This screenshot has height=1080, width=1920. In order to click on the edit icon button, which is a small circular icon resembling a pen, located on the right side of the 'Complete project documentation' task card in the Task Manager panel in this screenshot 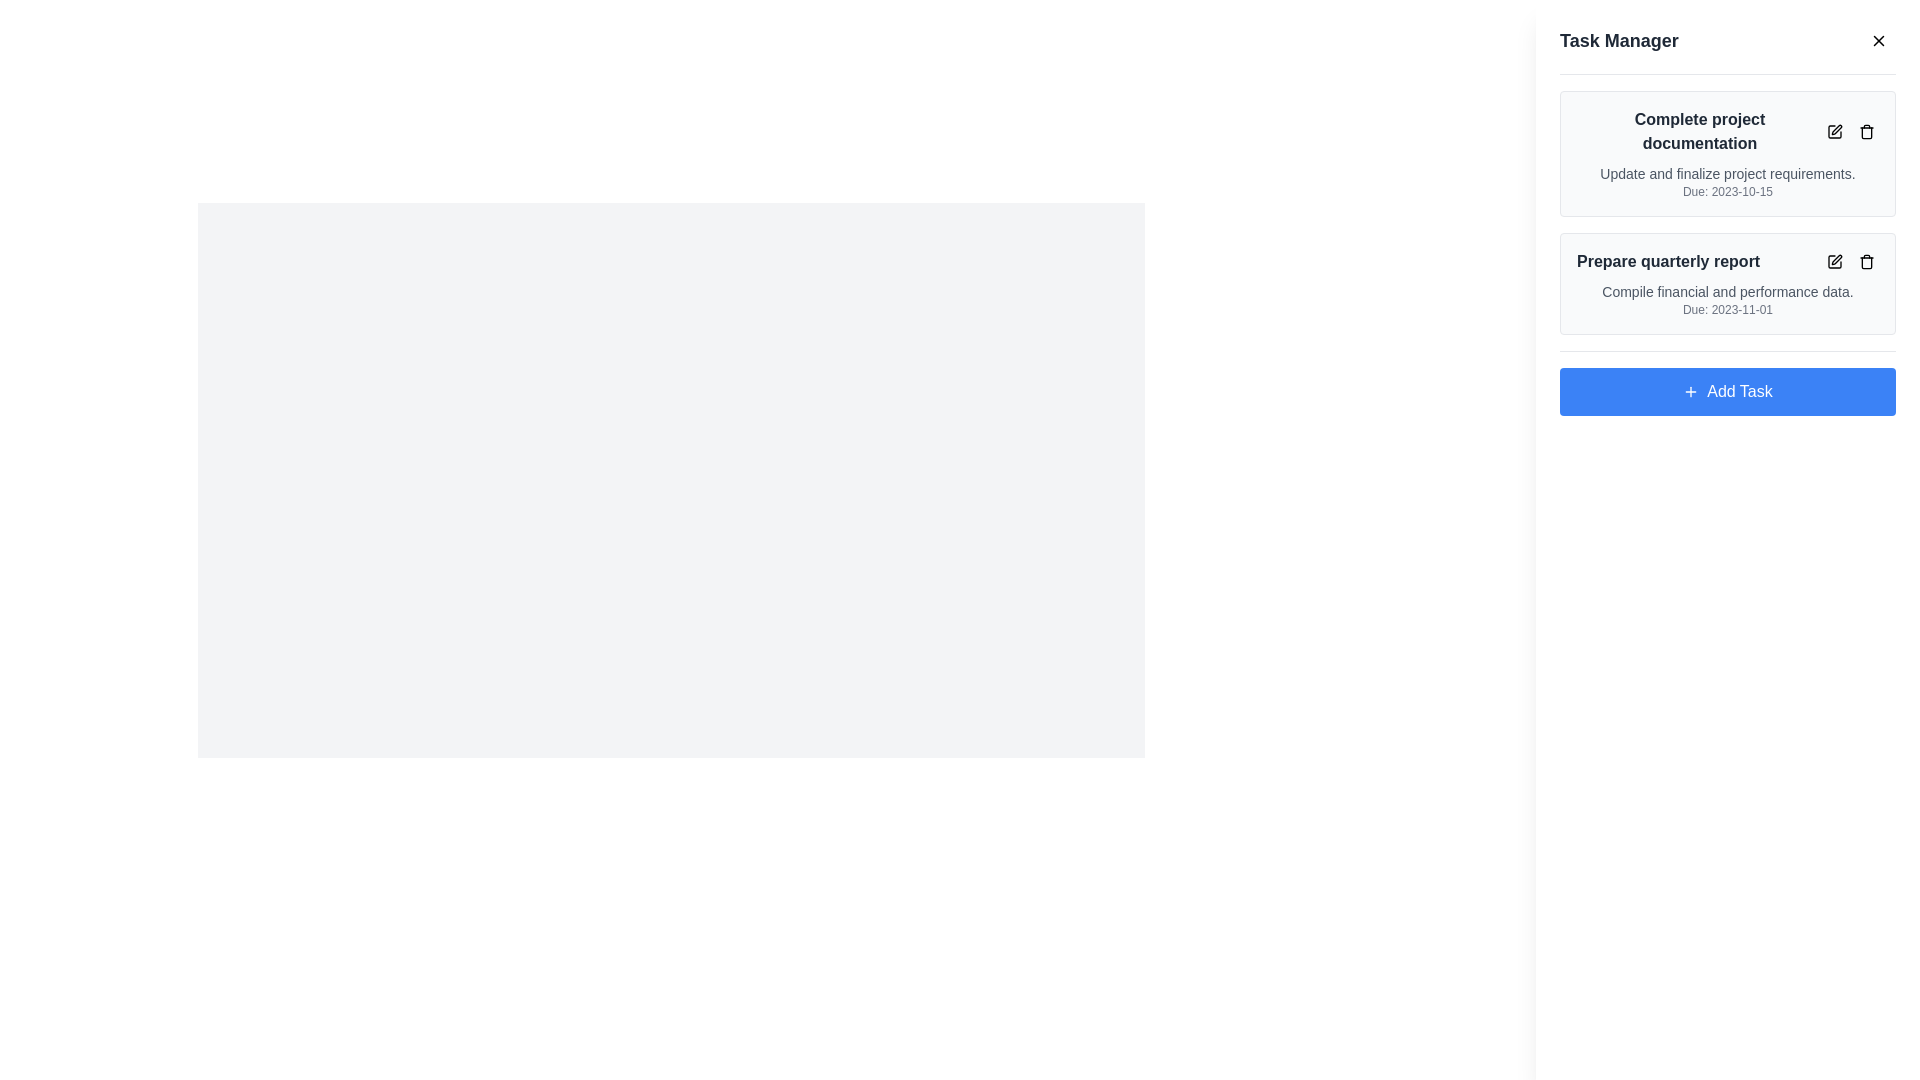, I will do `click(1834, 131)`.